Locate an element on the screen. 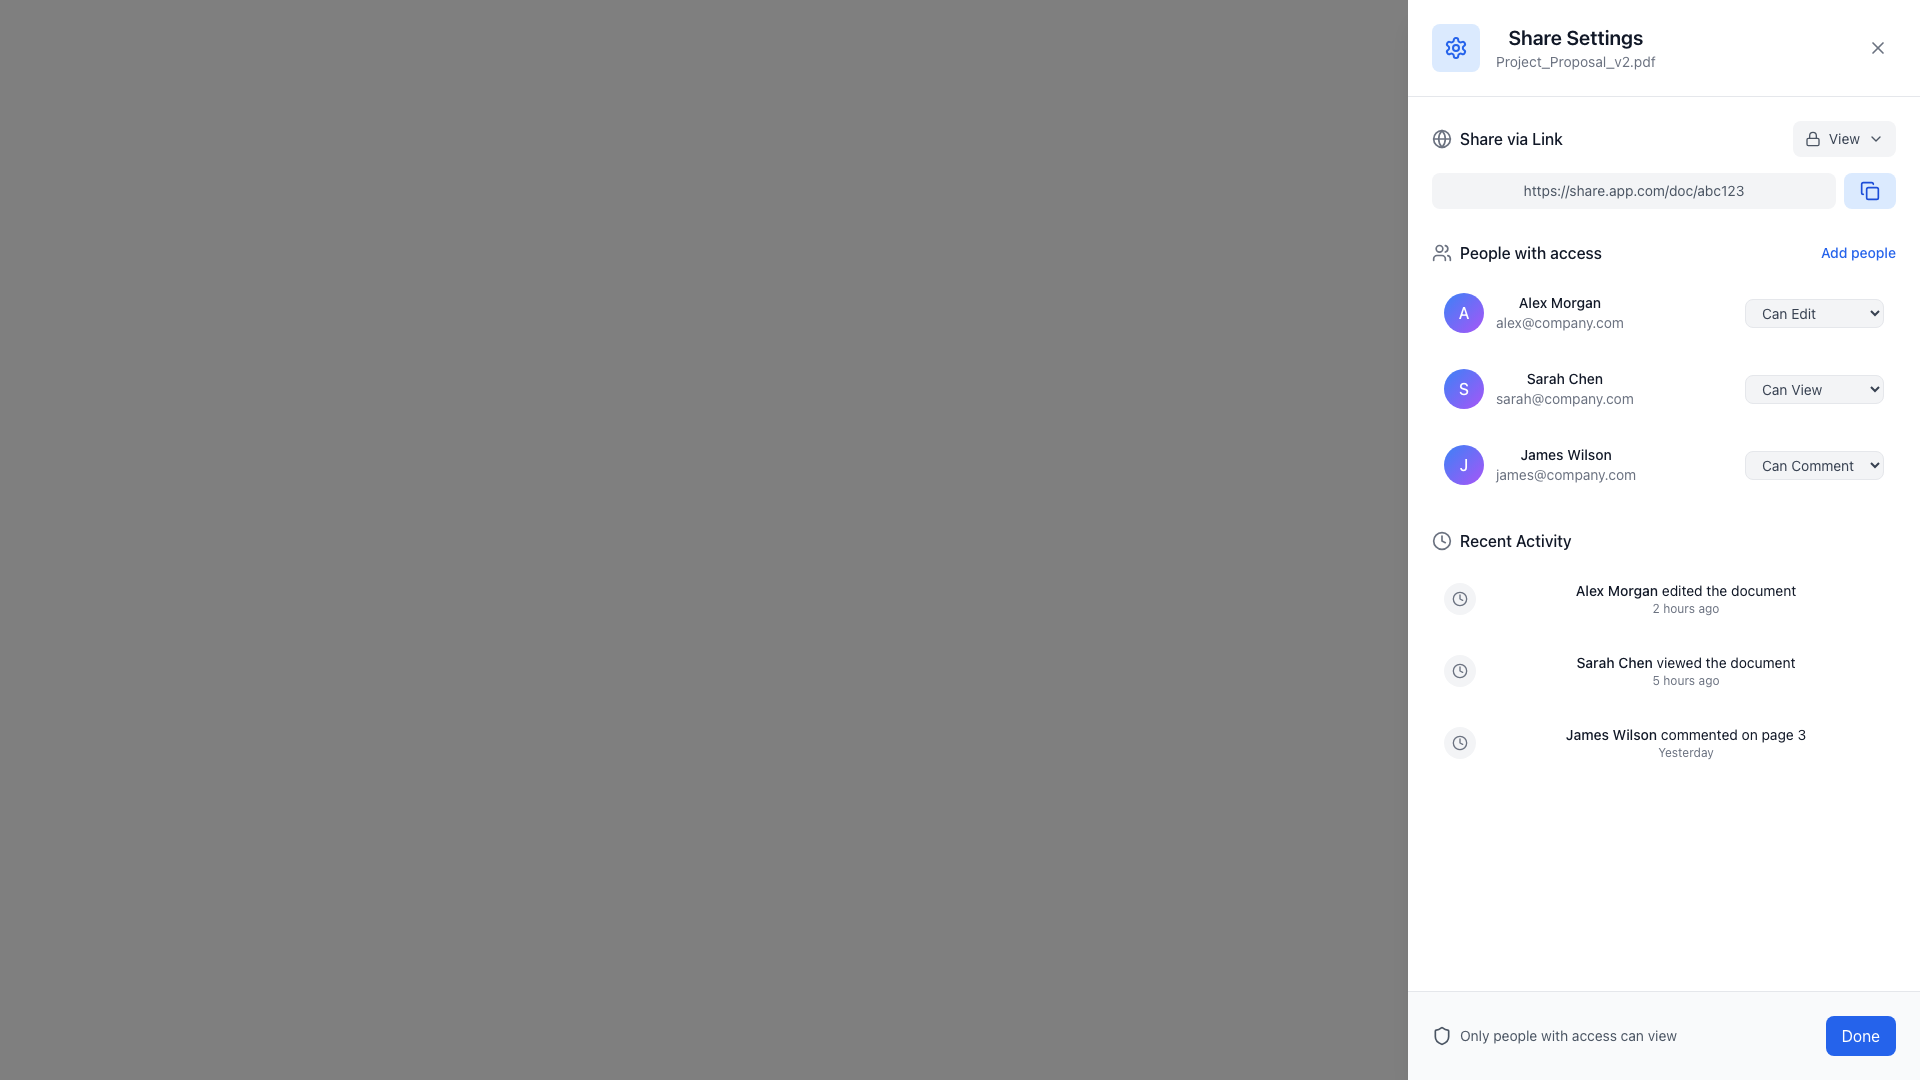 Image resolution: width=1920 pixels, height=1080 pixels. the circular globe icon with longitude and latitude lines, styled in gray, located to the left of the text 'Share via Link' is located at coordinates (1441, 137).